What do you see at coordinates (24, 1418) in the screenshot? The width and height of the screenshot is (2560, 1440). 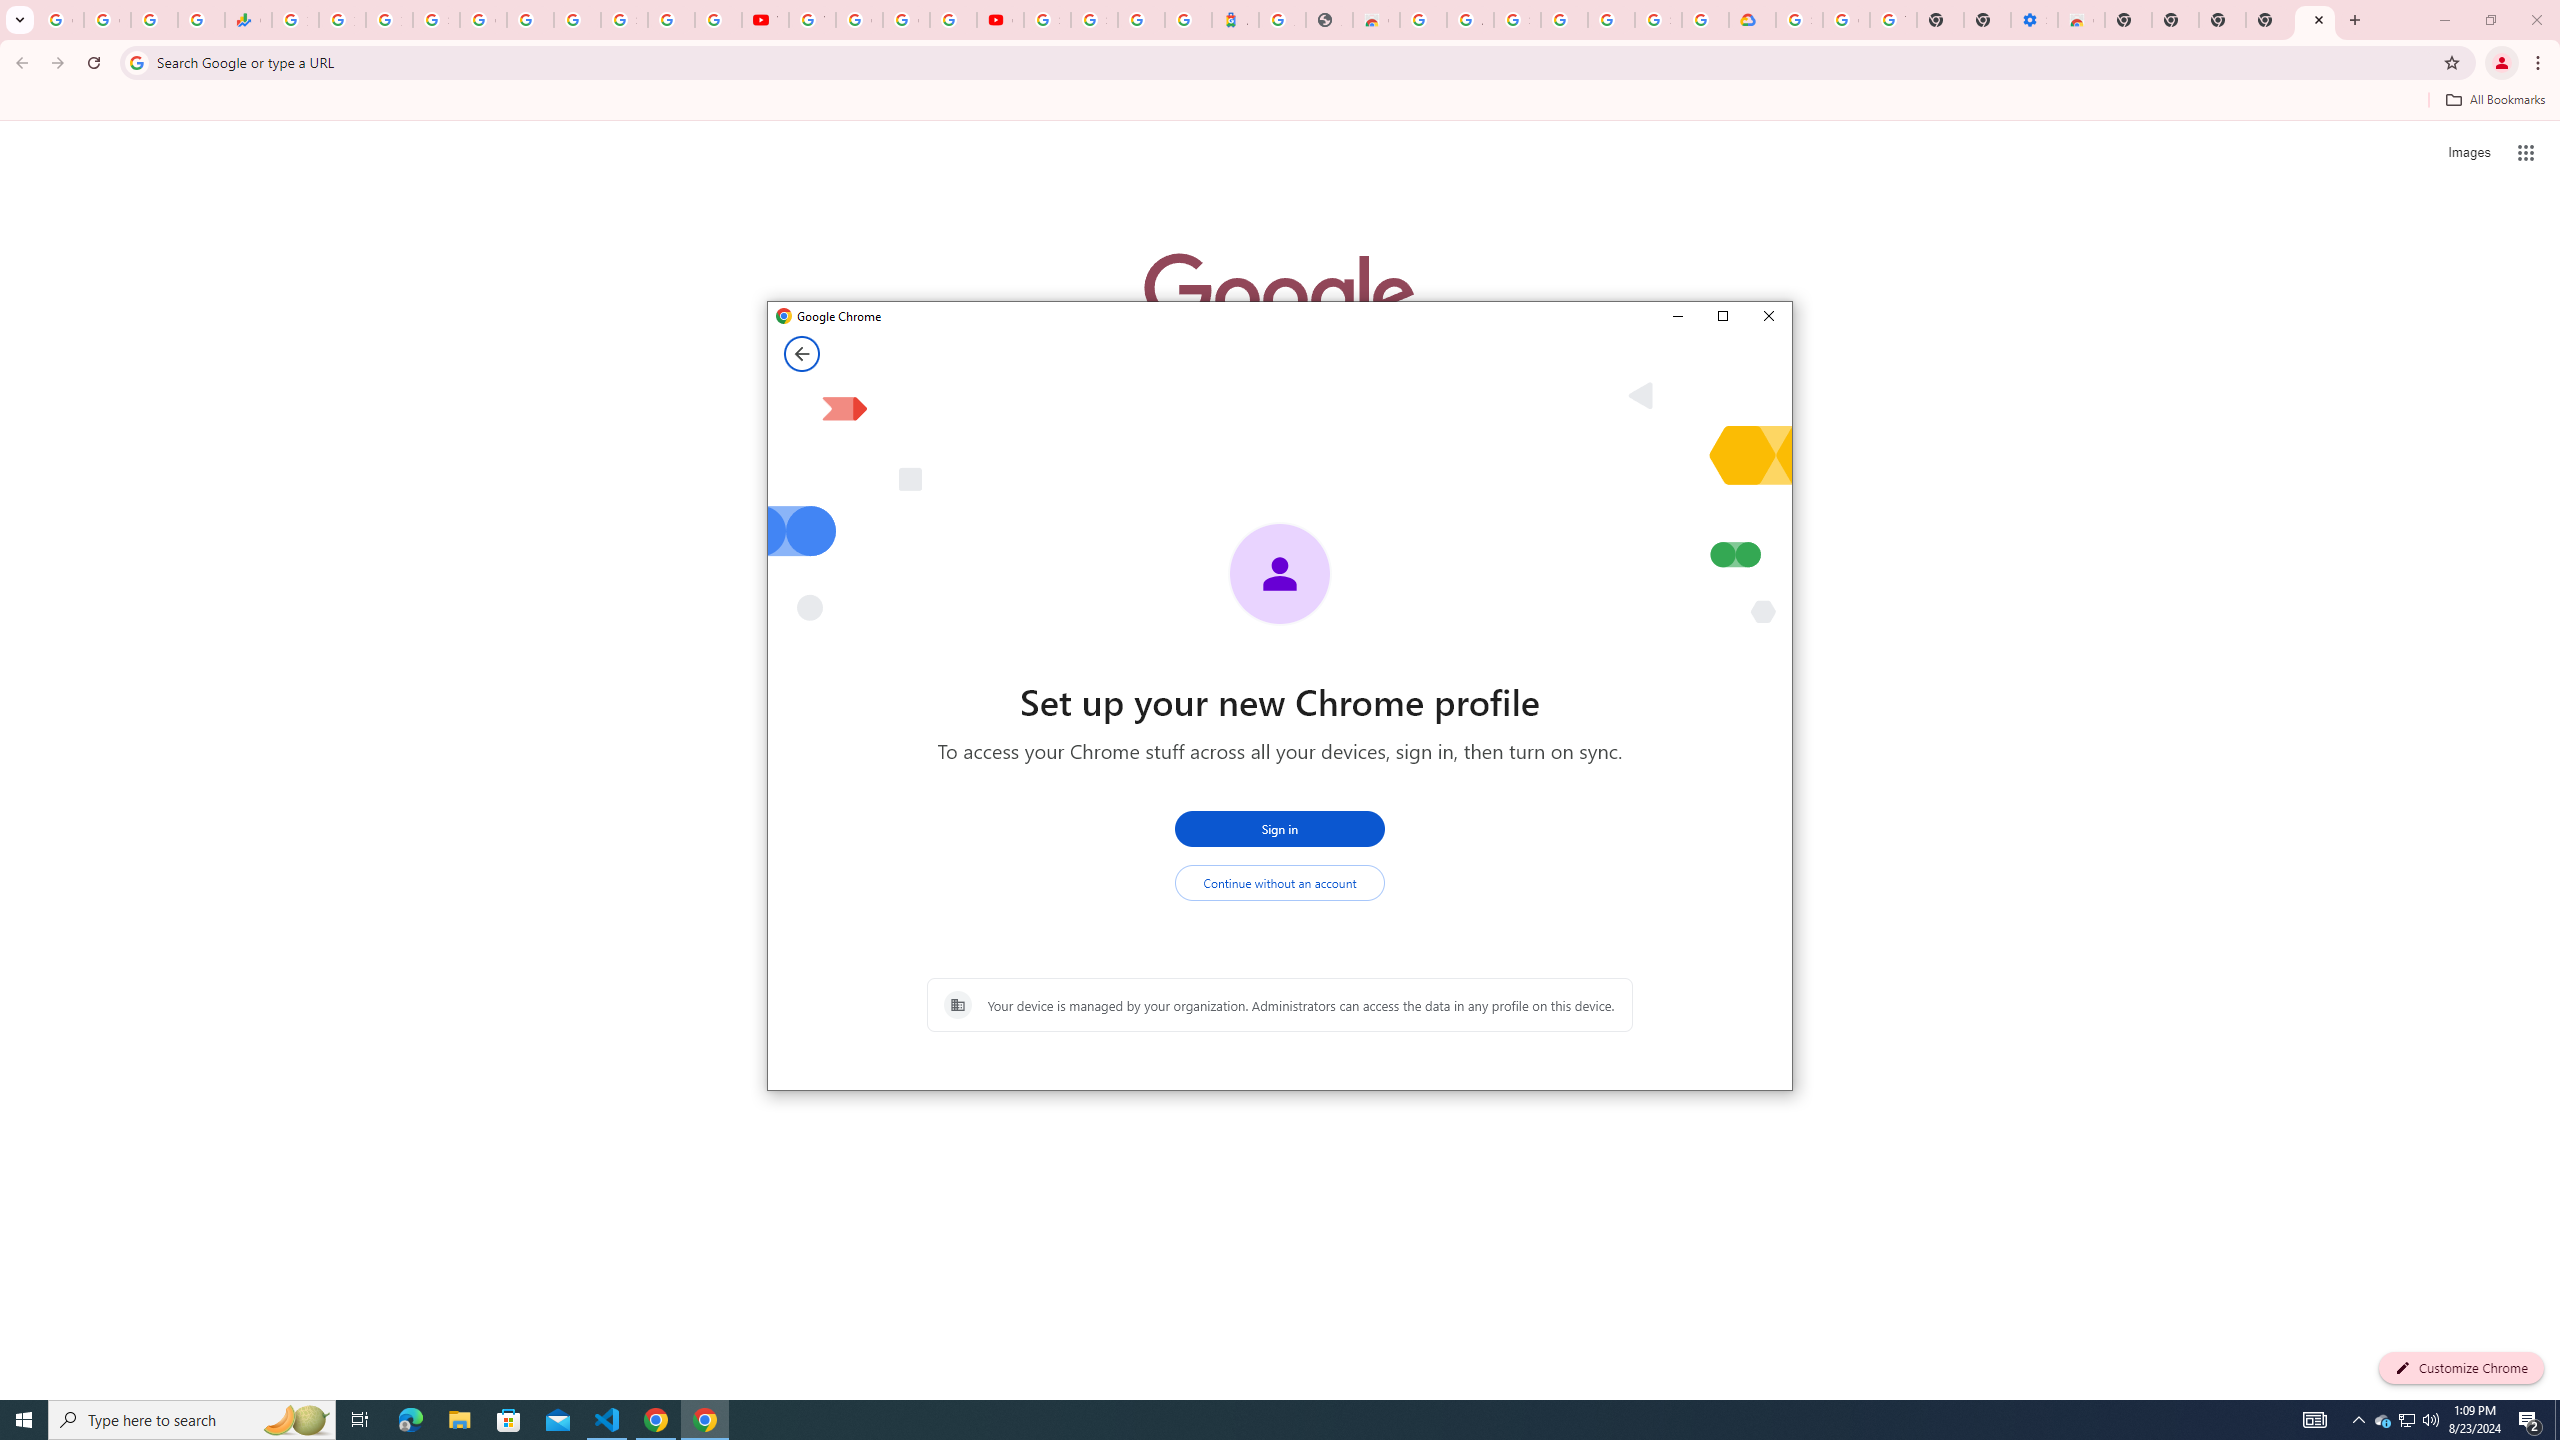 I see `'Start'` at bounding box center [24, 1418].